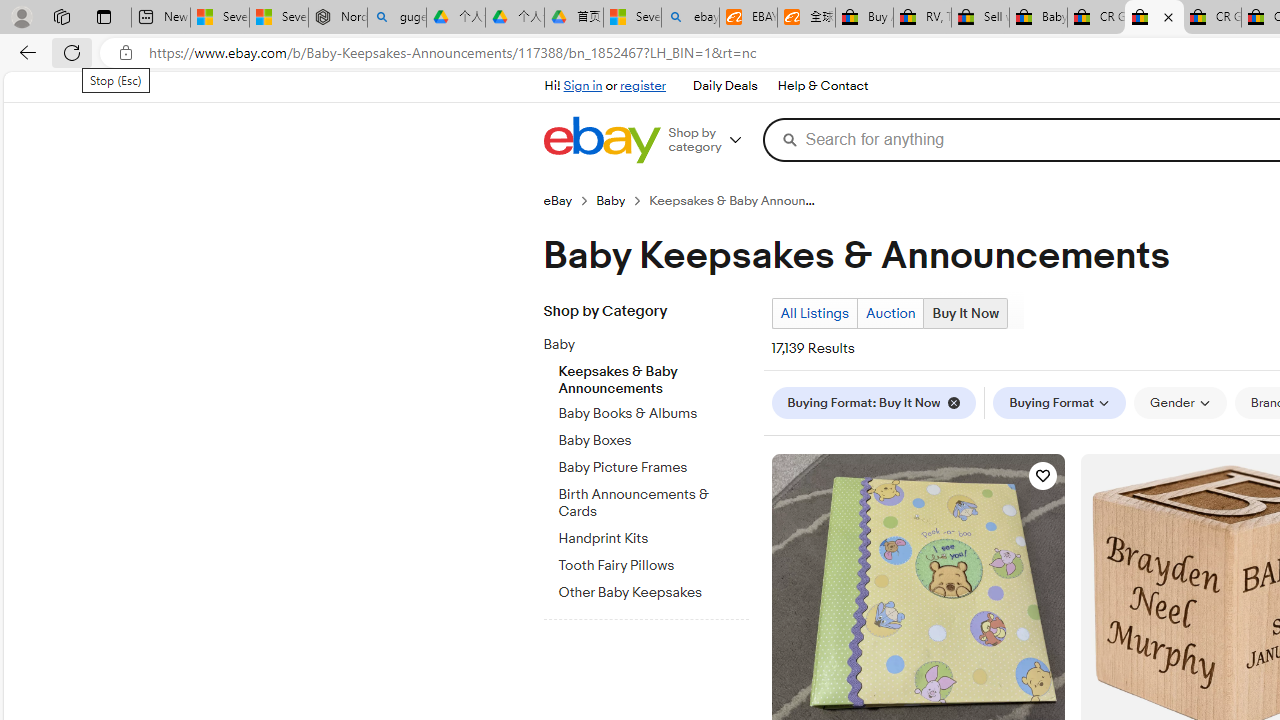  Describe the element at coordinates (653, 440) in the screenshot. I see `'Baby Boxes'` at that location.